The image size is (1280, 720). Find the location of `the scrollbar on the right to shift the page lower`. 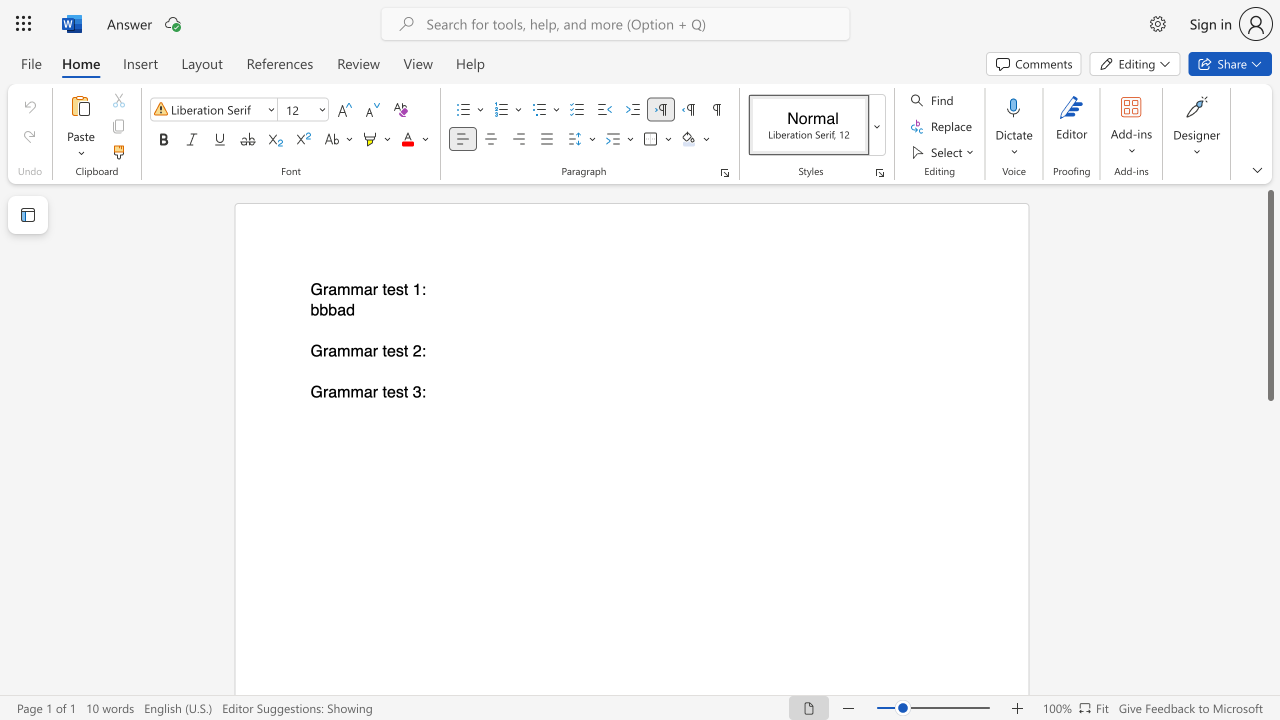

the scrollbar on the right to shift the page lower is located at coordinates (1269, 580).